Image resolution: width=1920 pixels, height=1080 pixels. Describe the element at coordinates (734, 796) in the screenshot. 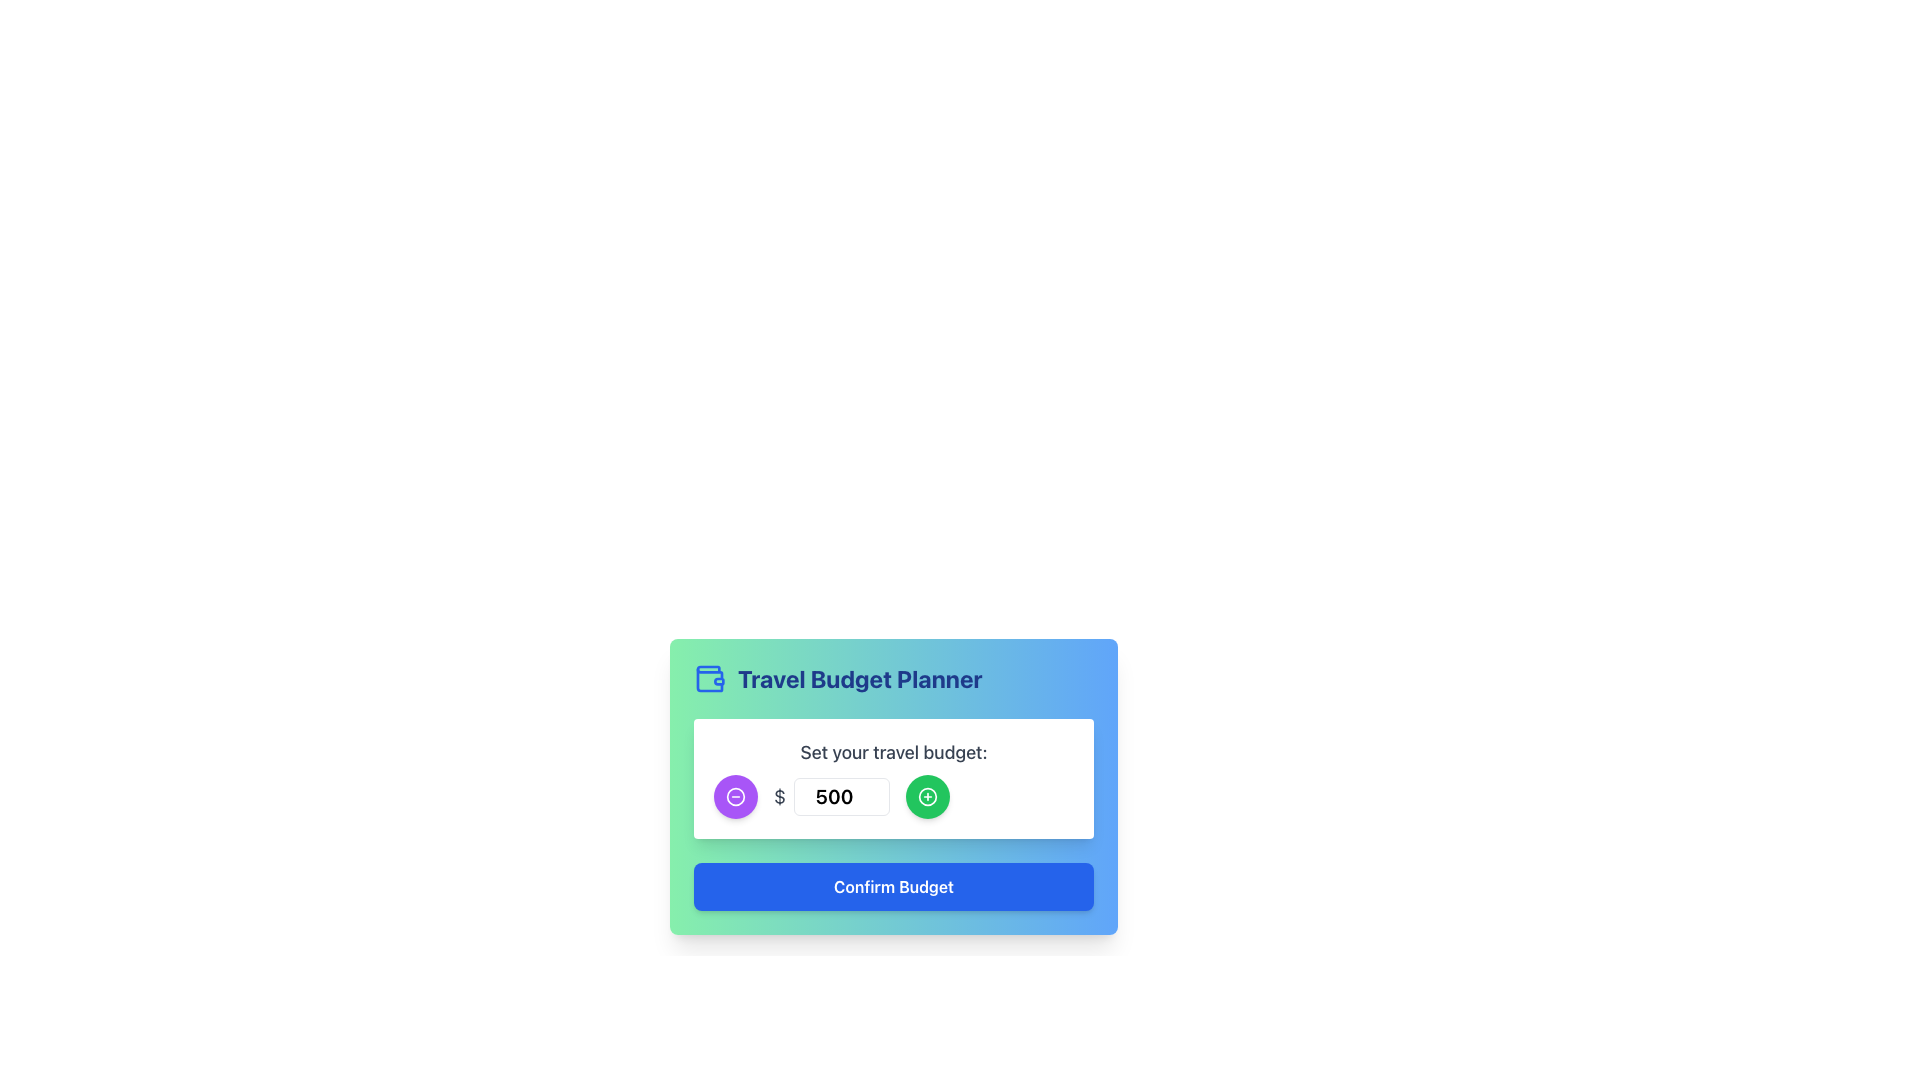

I see `the purple circular button with a white circle inside it` at that location.